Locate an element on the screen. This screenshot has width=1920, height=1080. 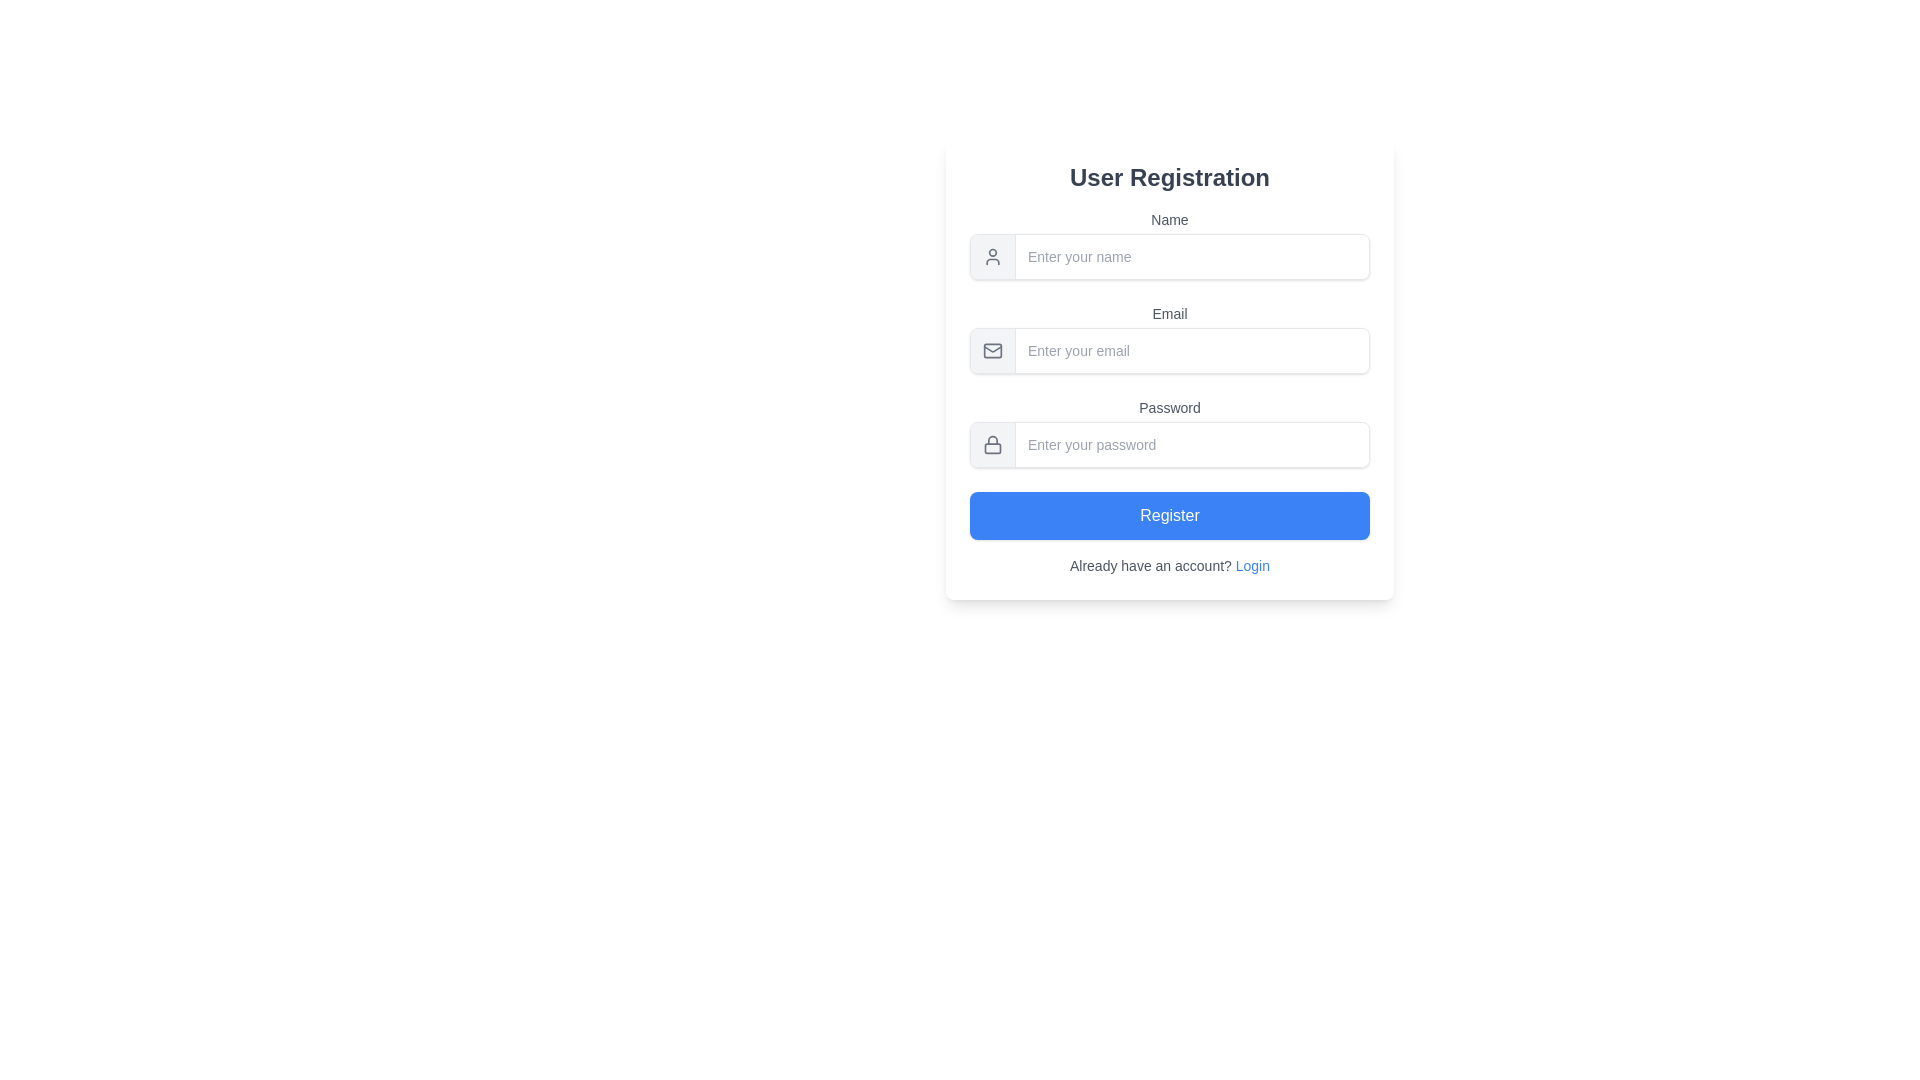
the blue rectangular button labeled 'Register' located at the bottom of the form is located at coordinates (1170, 515).